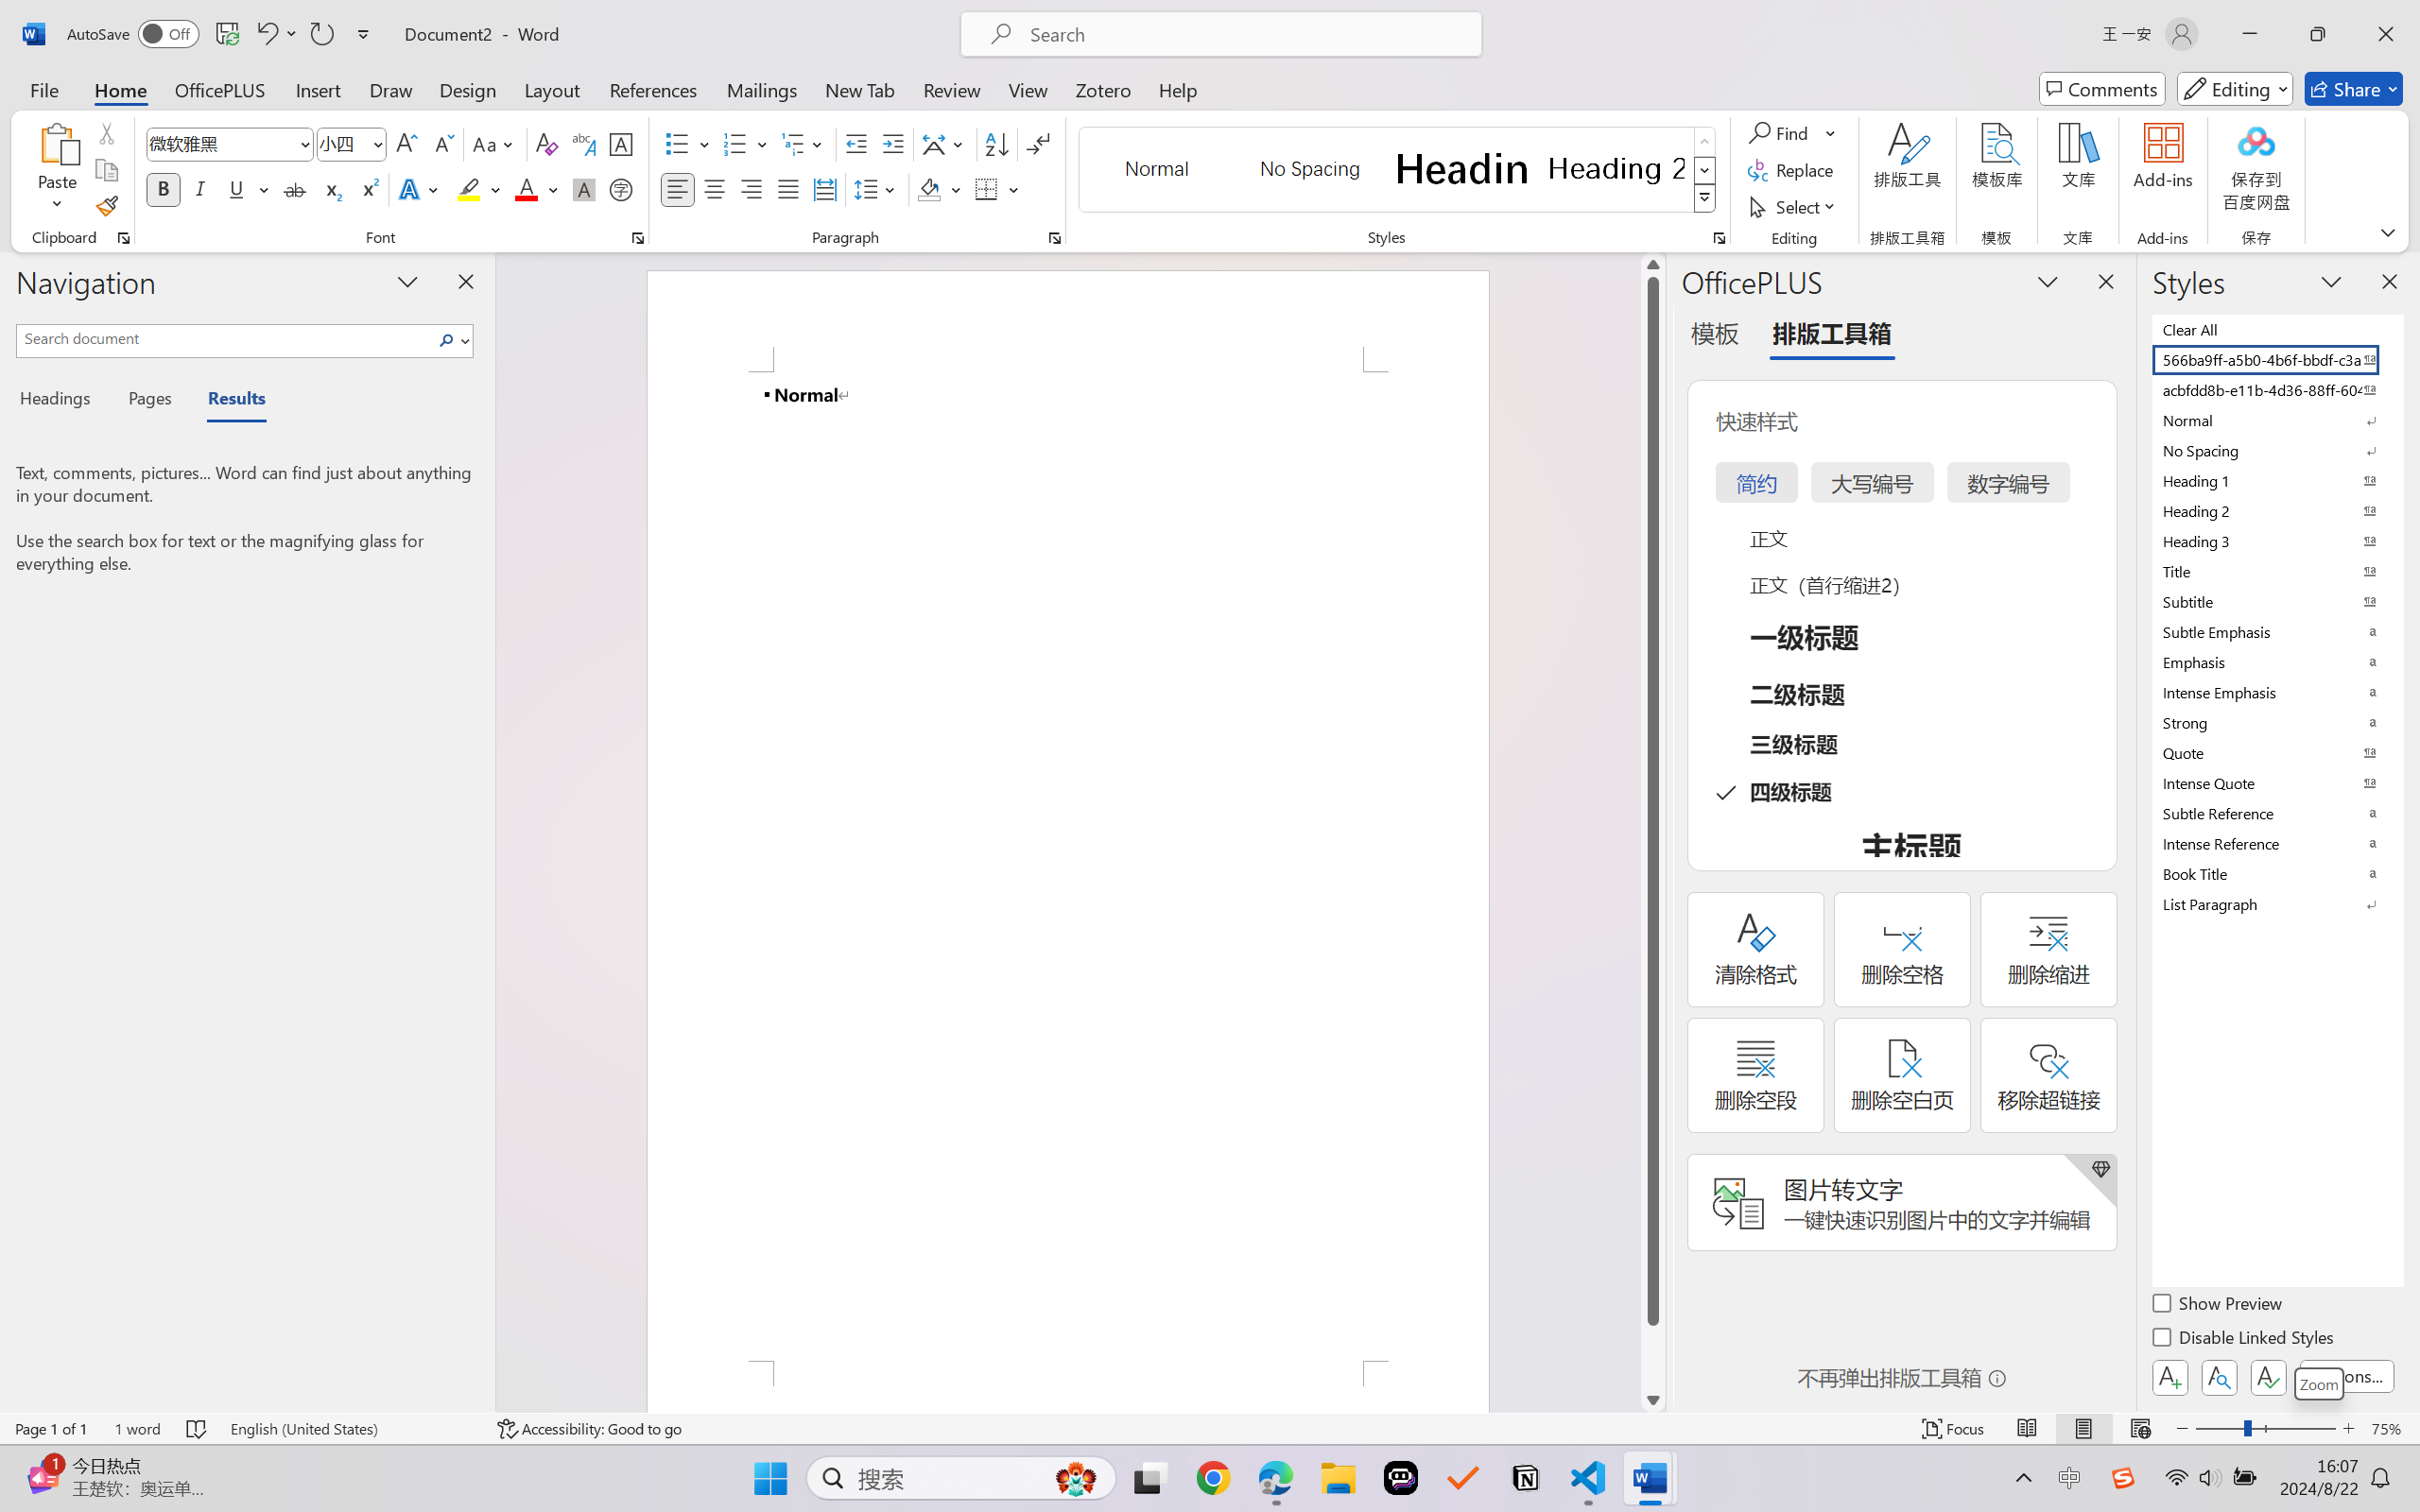  What do you see at coordinates (341, 144) in the screenshot?
I see `'Font Size'` at bounding box center [341, 144].